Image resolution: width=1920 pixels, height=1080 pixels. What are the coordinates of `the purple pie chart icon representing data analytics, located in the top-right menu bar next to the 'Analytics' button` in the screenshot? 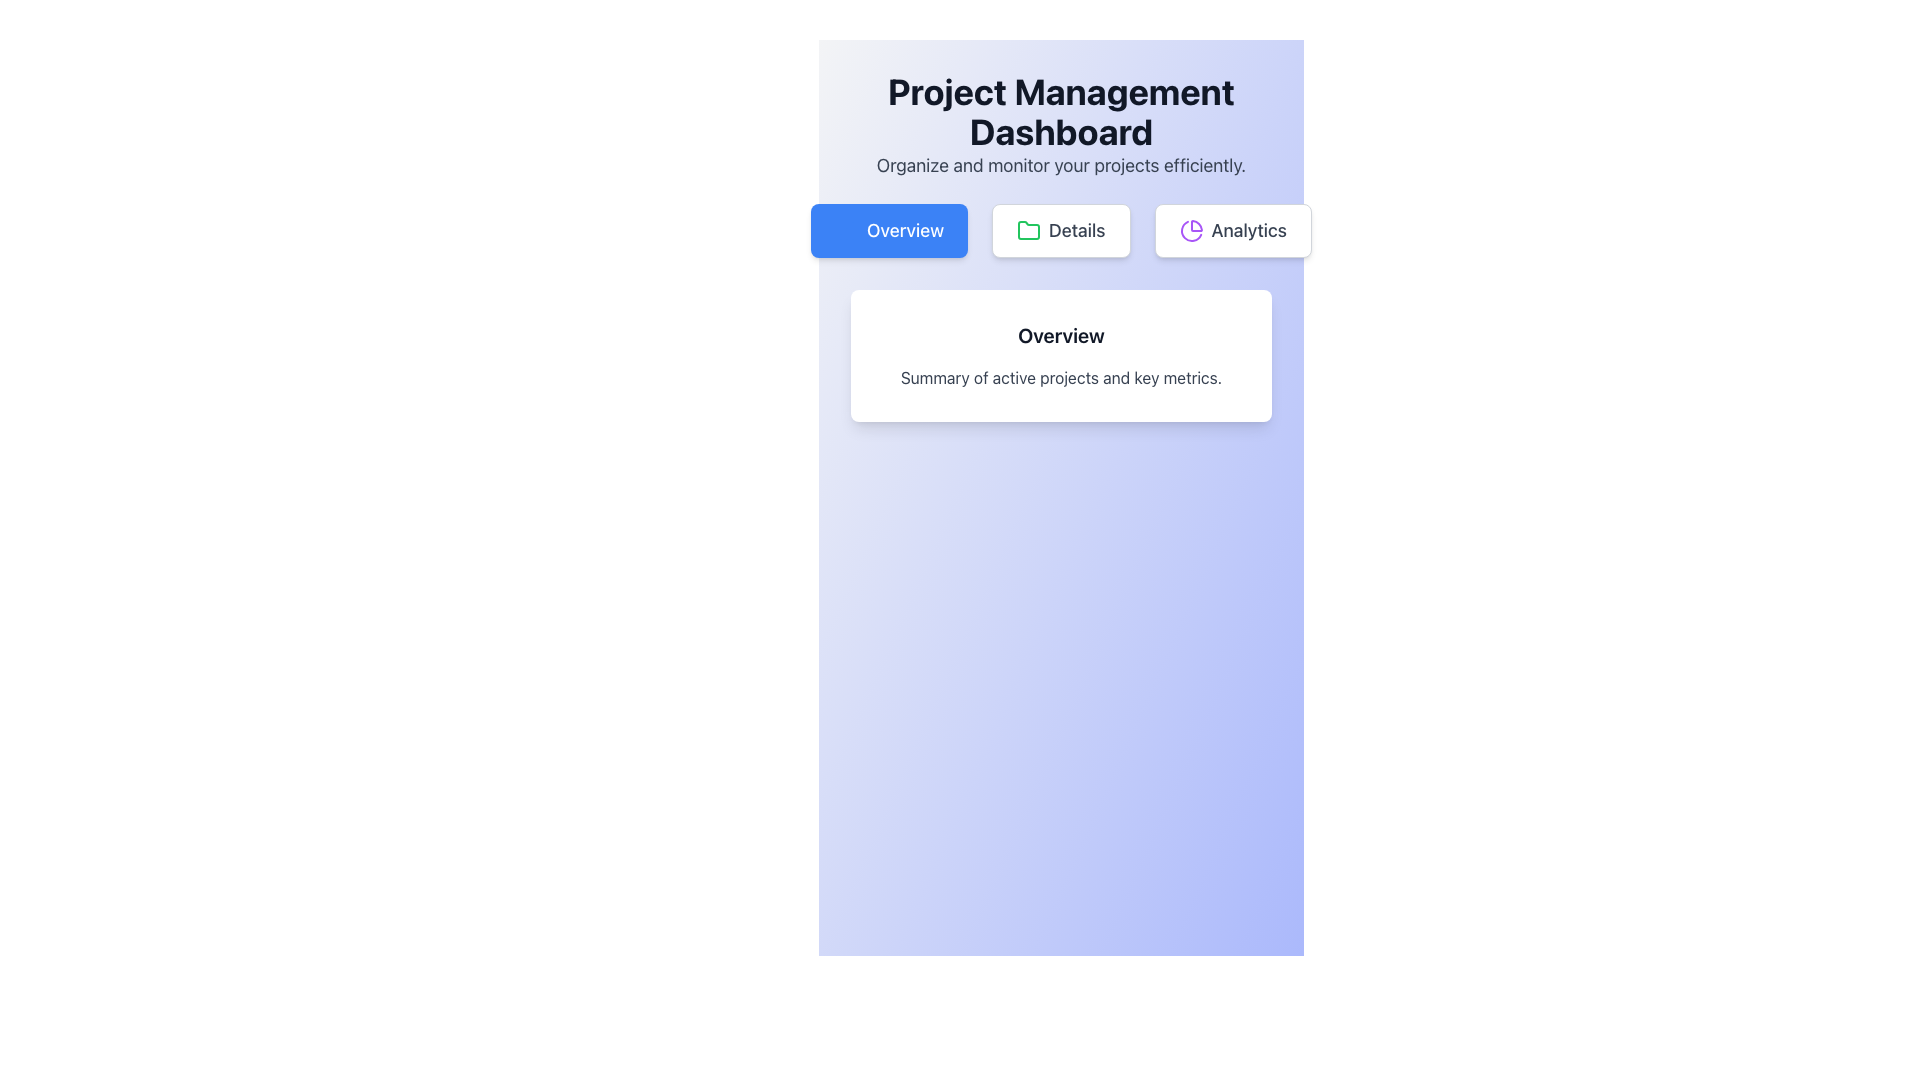 It's located at (1191, 230).